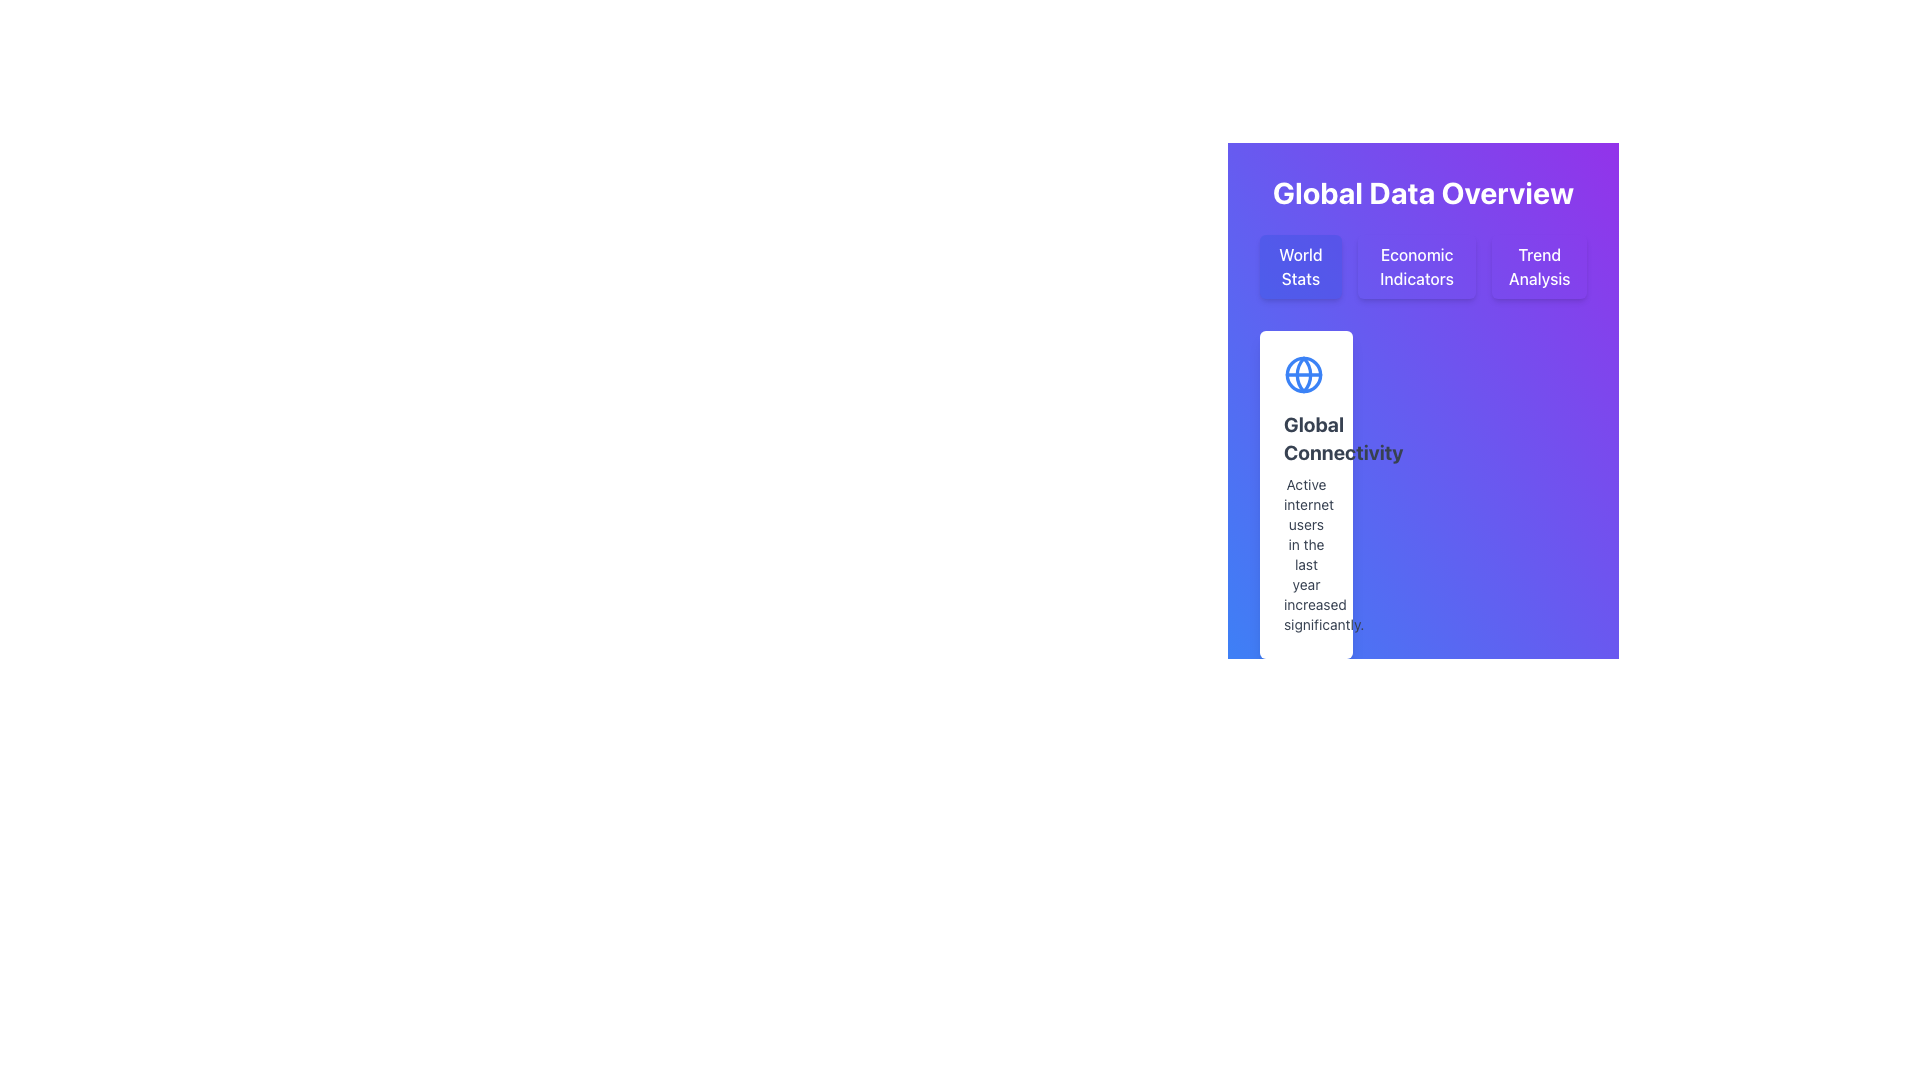 This screenshot has width=1920, height=1080. What do you see at coordinates (1304, 374) in the screenshot?
I see `the central SVG circle graphic within the globe icon, which is located inside a white card below the 'Global Data Overview' text and associated with 'Global Connectivity'` at bounding box center [1304, 374].